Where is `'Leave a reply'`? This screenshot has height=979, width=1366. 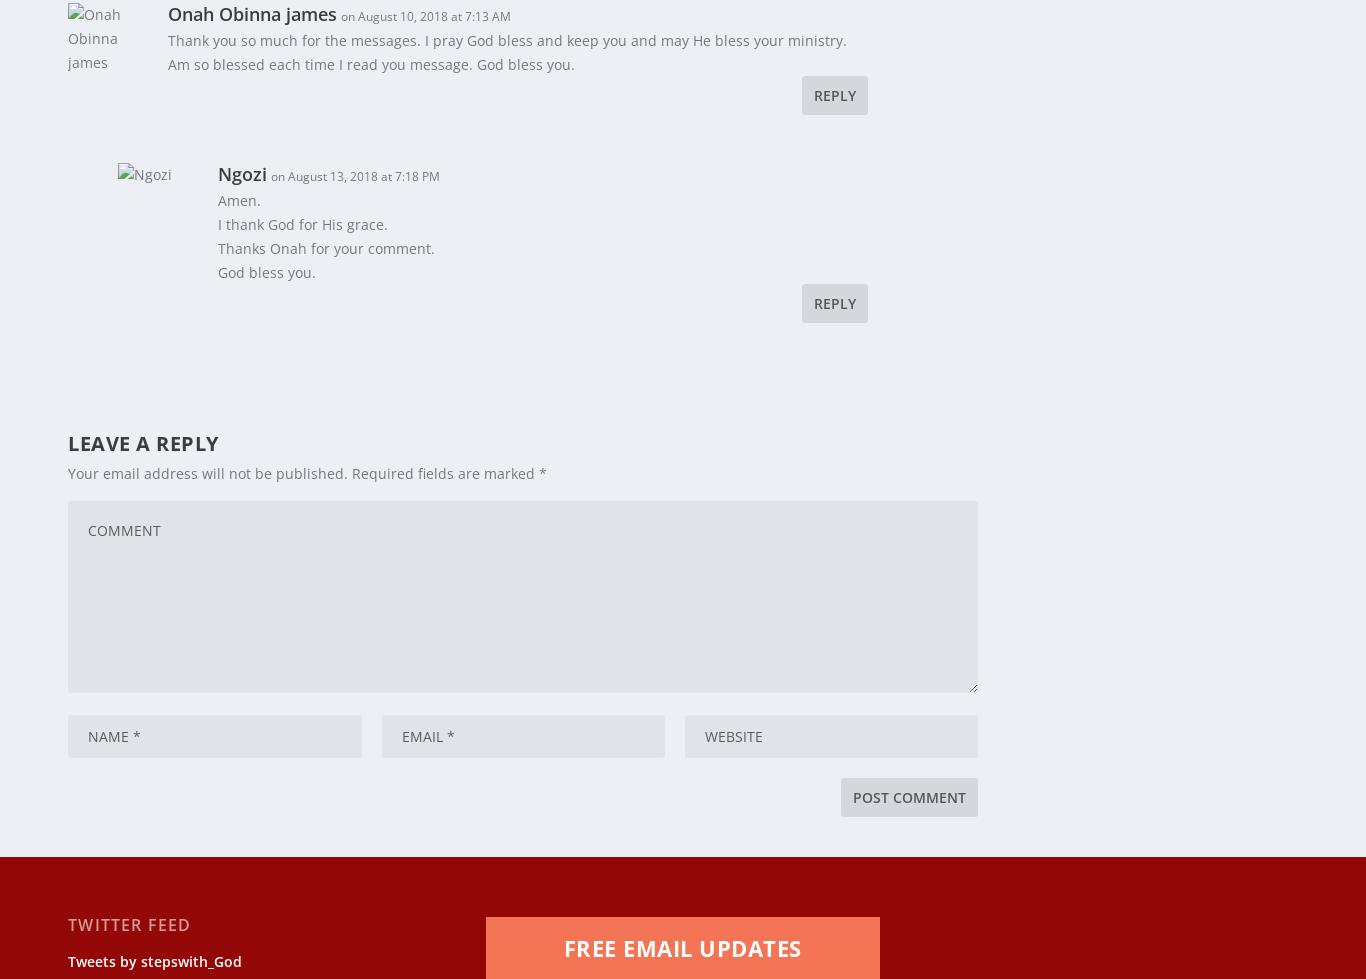 'Leave a reply' is located at coordinates (142, 430).